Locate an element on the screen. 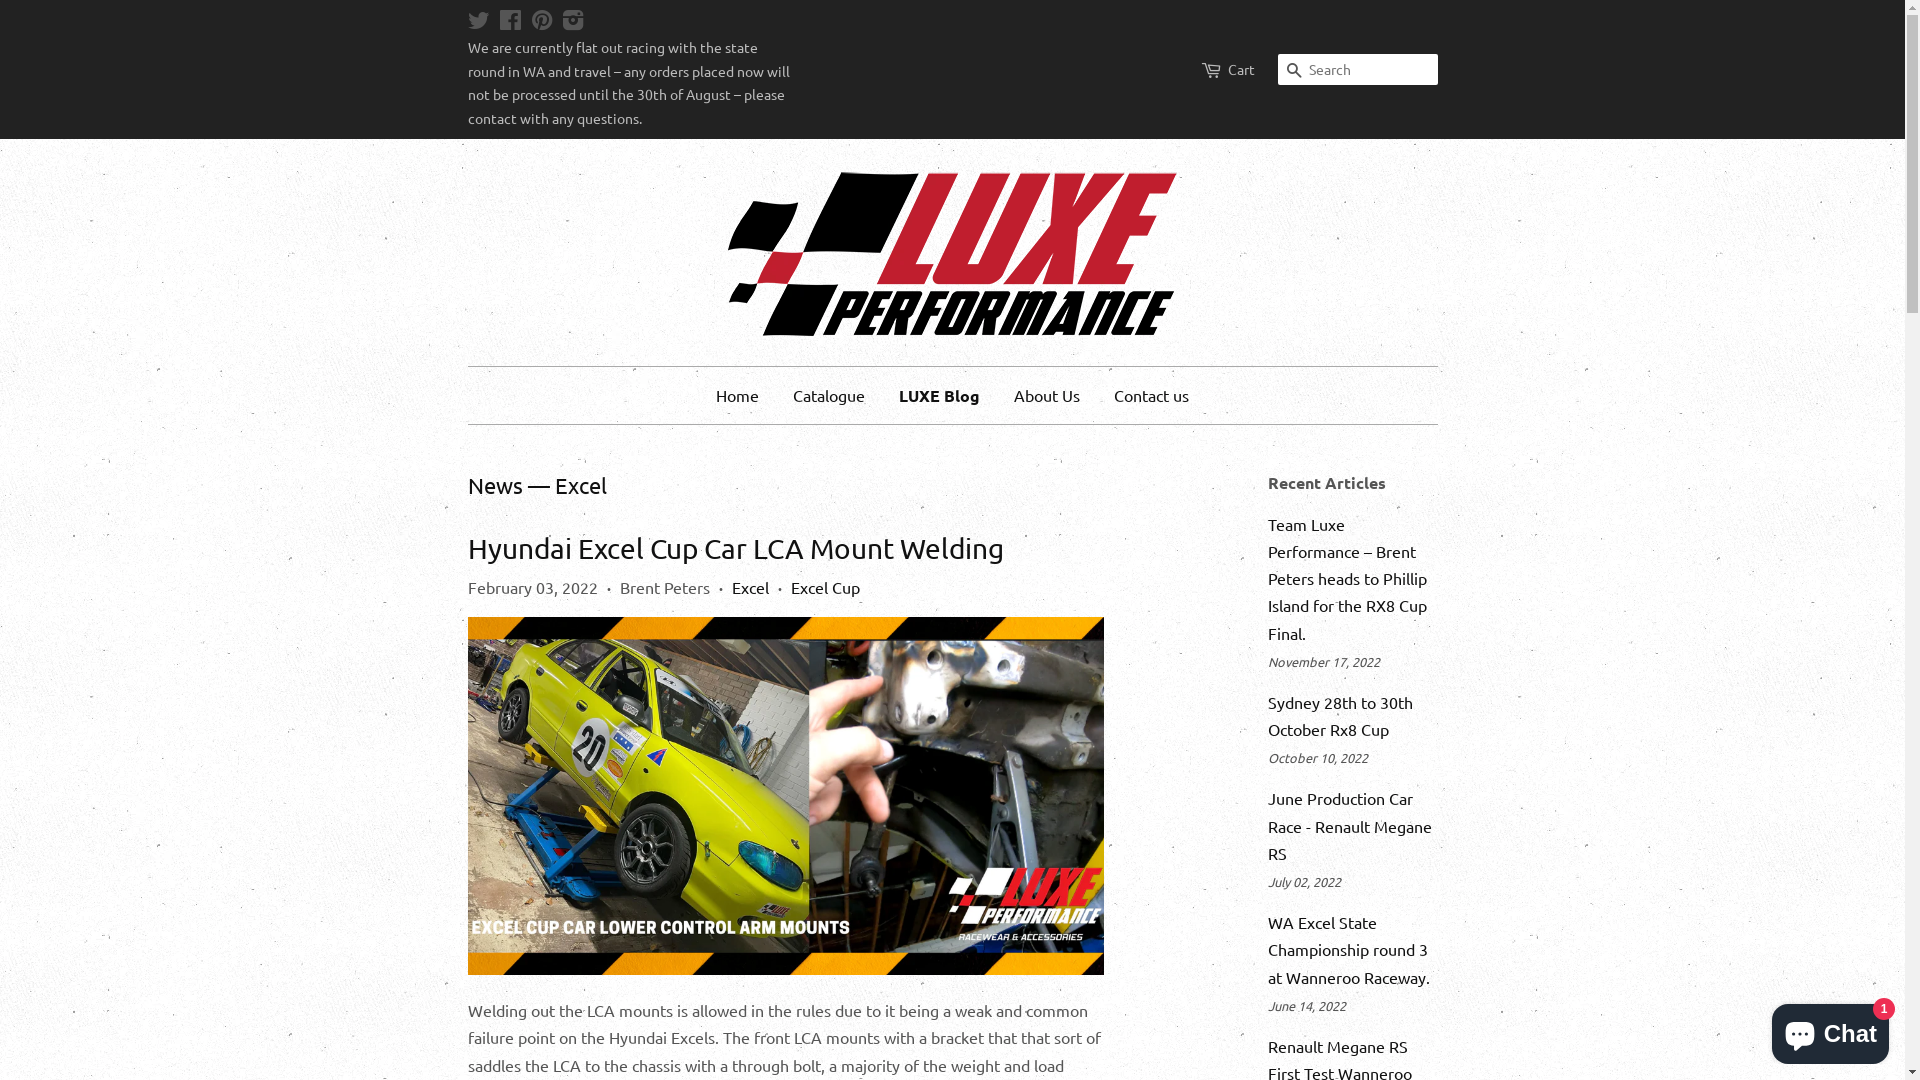 The image size is (1920, 1080). 'Cart' is located at coordinates (1240, 68).